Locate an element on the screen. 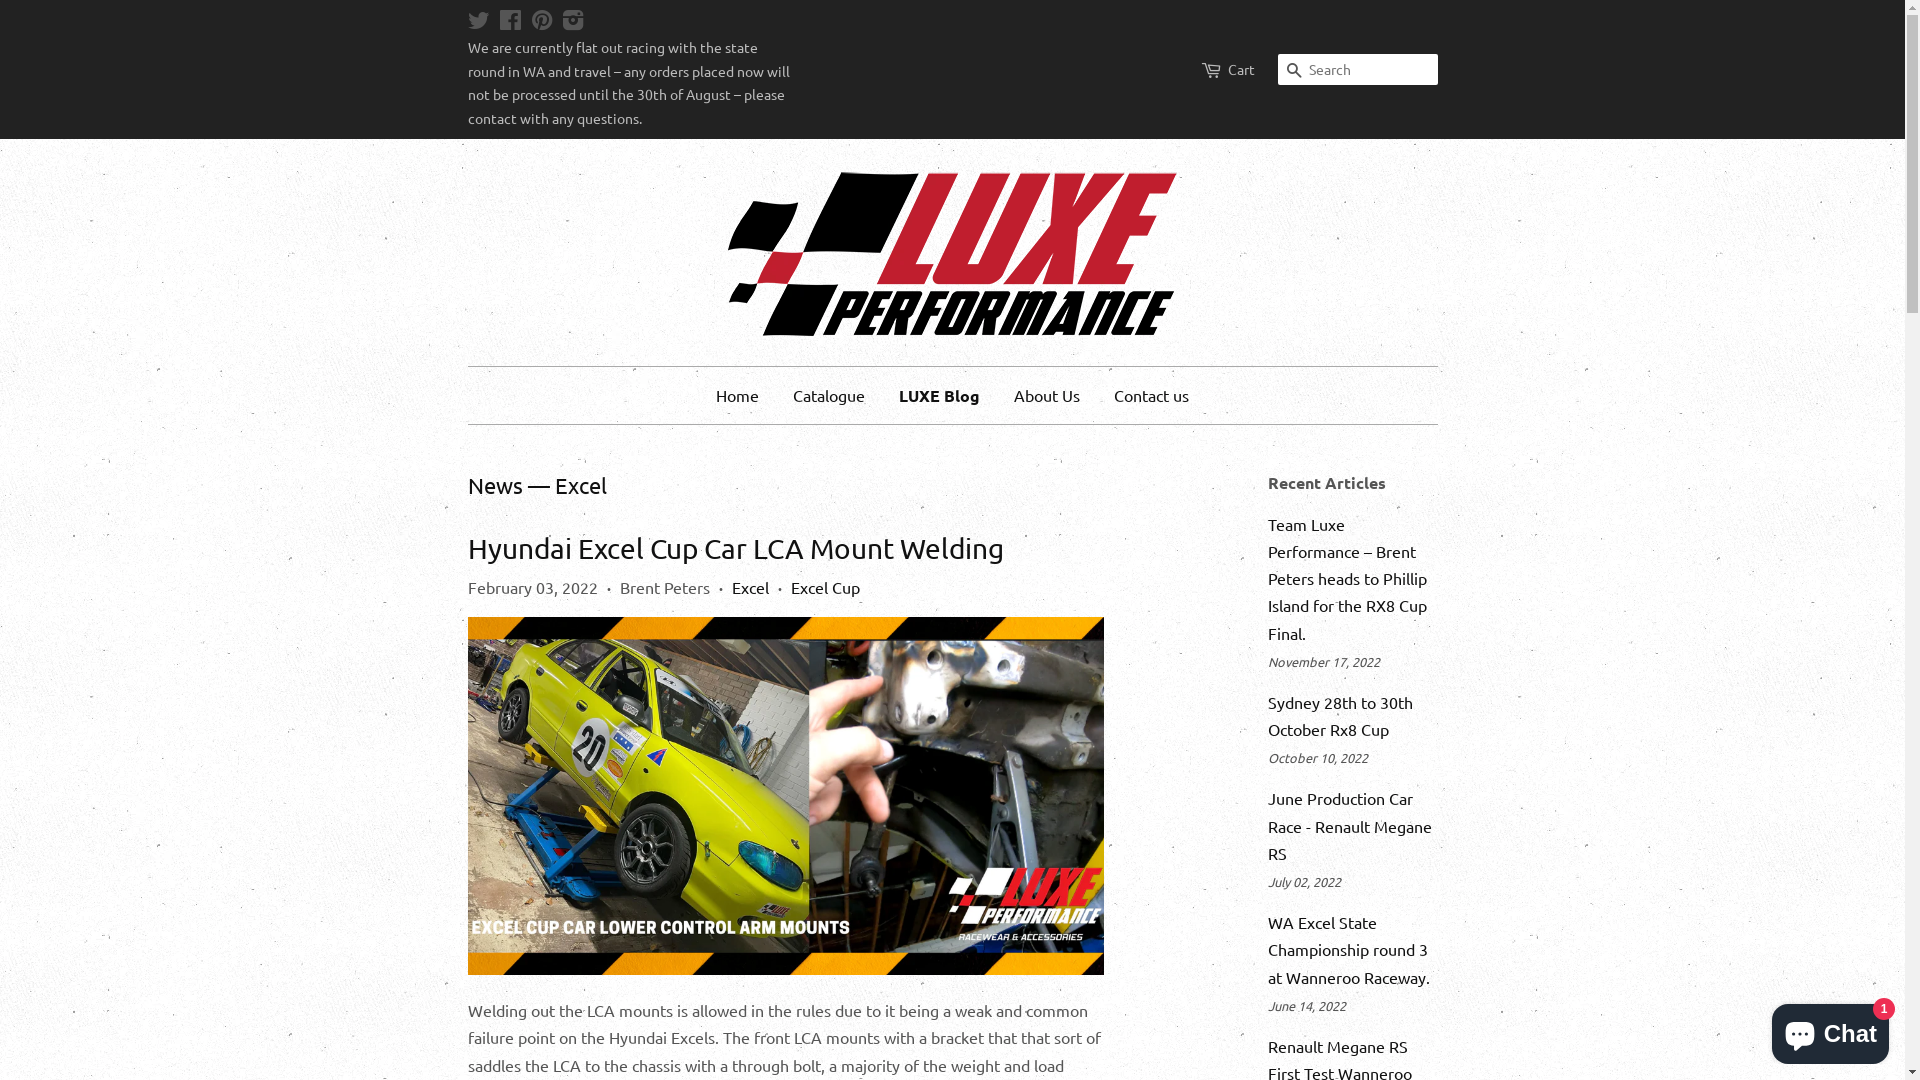 The image size is (1920, 1080). 'Cart' is located at coordinates (1240, 68).